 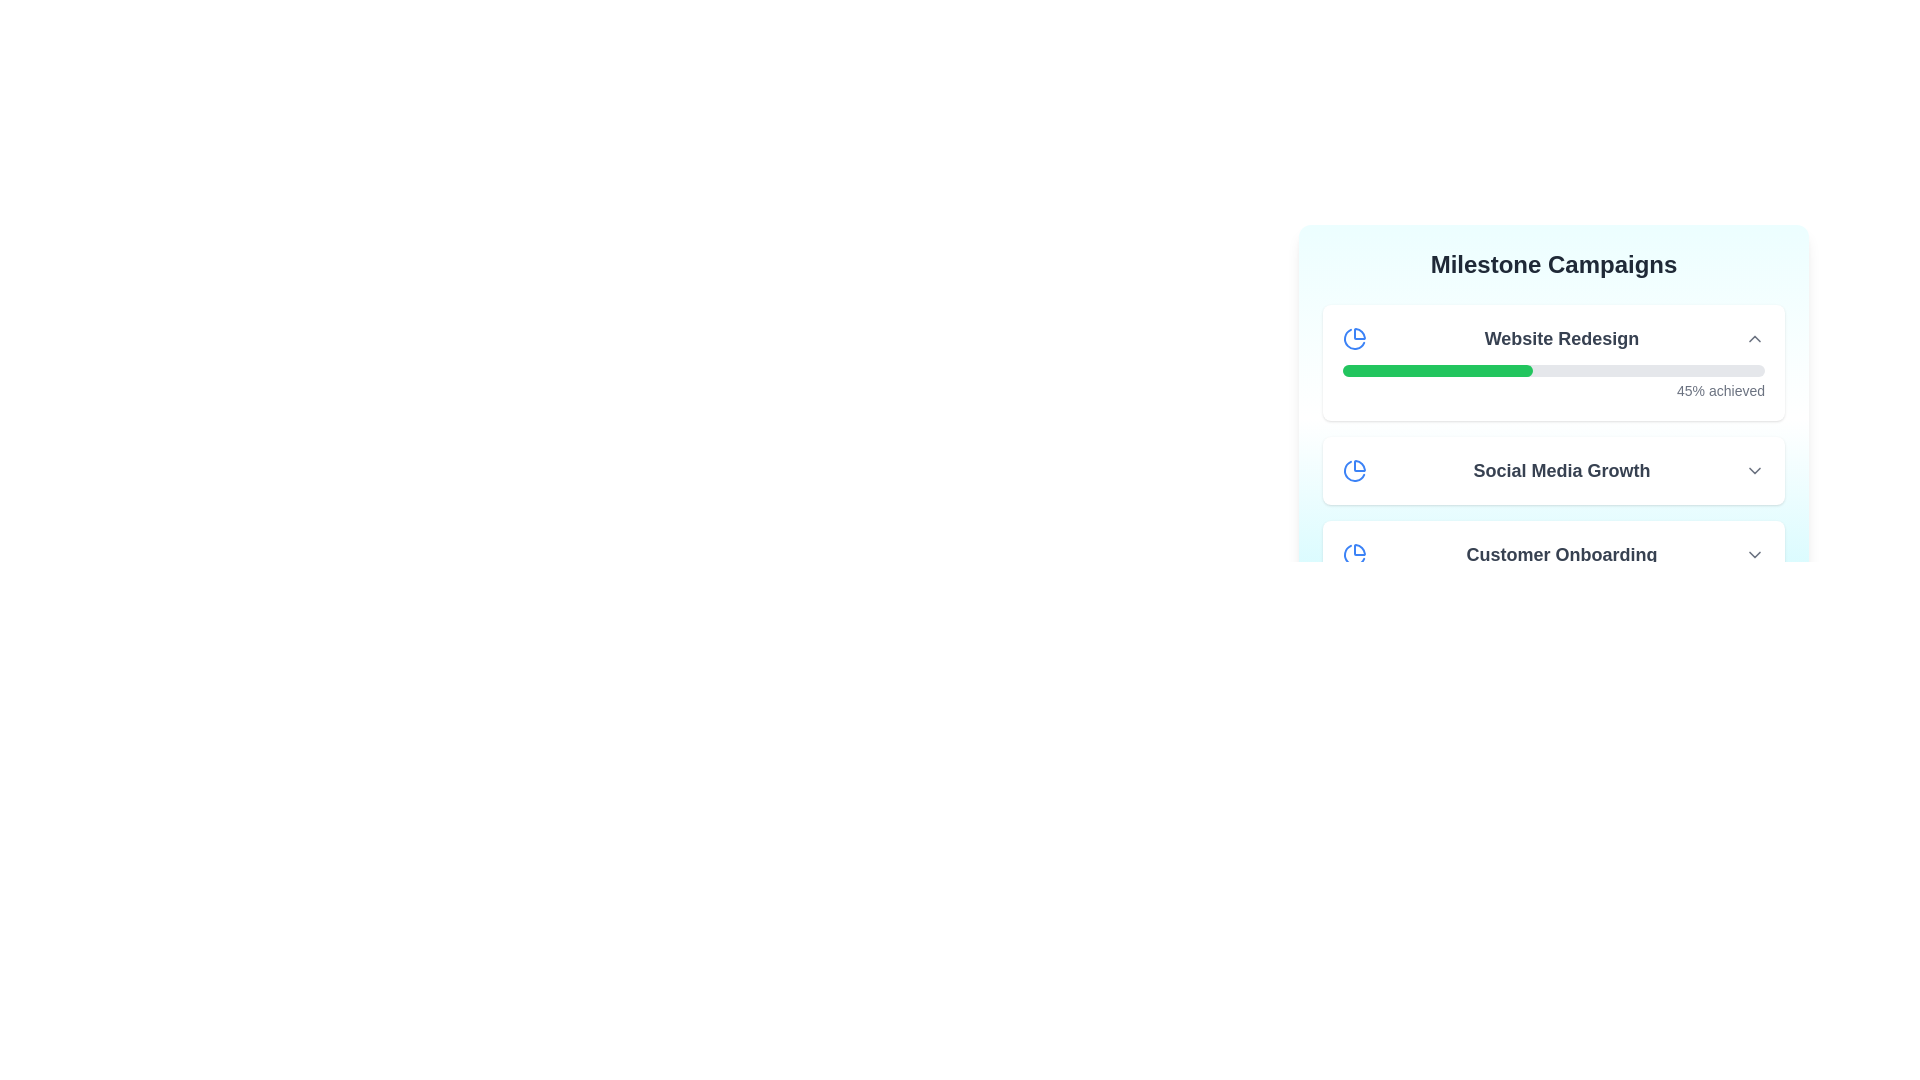 I want to click on the progress tracking card located in the center of the modal overlay to focus on it, so click(x=1553, y=418).